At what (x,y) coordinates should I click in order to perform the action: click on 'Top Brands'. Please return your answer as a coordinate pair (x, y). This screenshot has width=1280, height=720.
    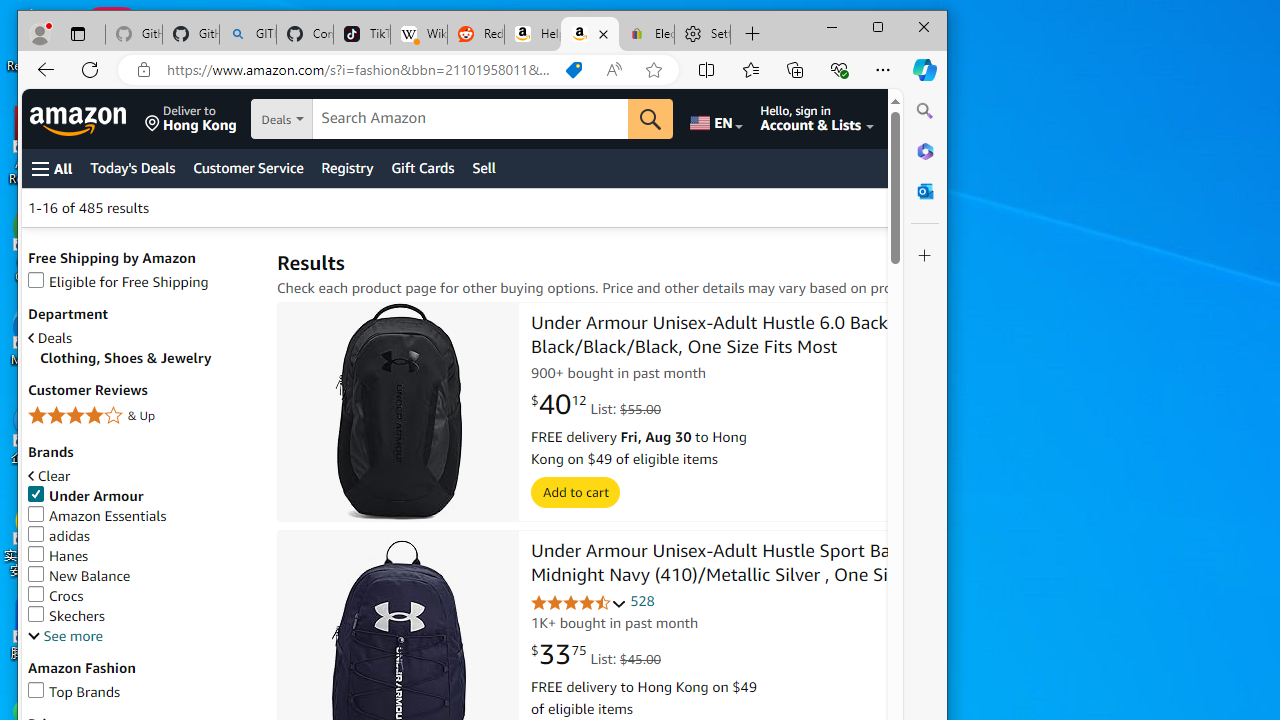
    Looking at the image, I should click on (74, 690).